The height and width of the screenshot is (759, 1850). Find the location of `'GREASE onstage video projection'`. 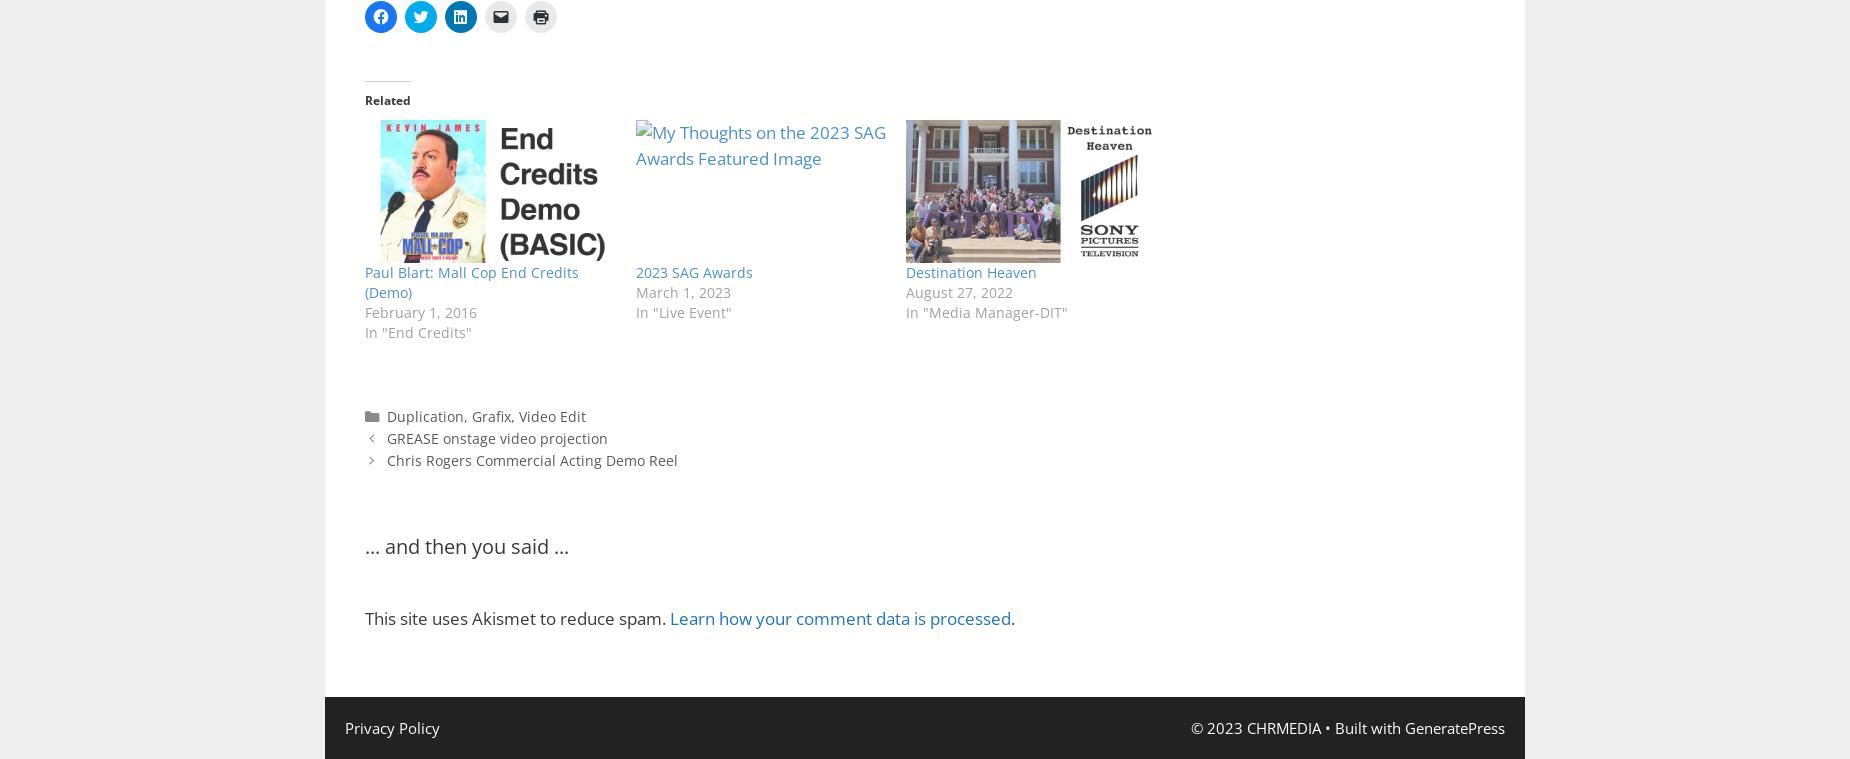

'GREASE onstage video projection' is located at coordinates (496, 437).